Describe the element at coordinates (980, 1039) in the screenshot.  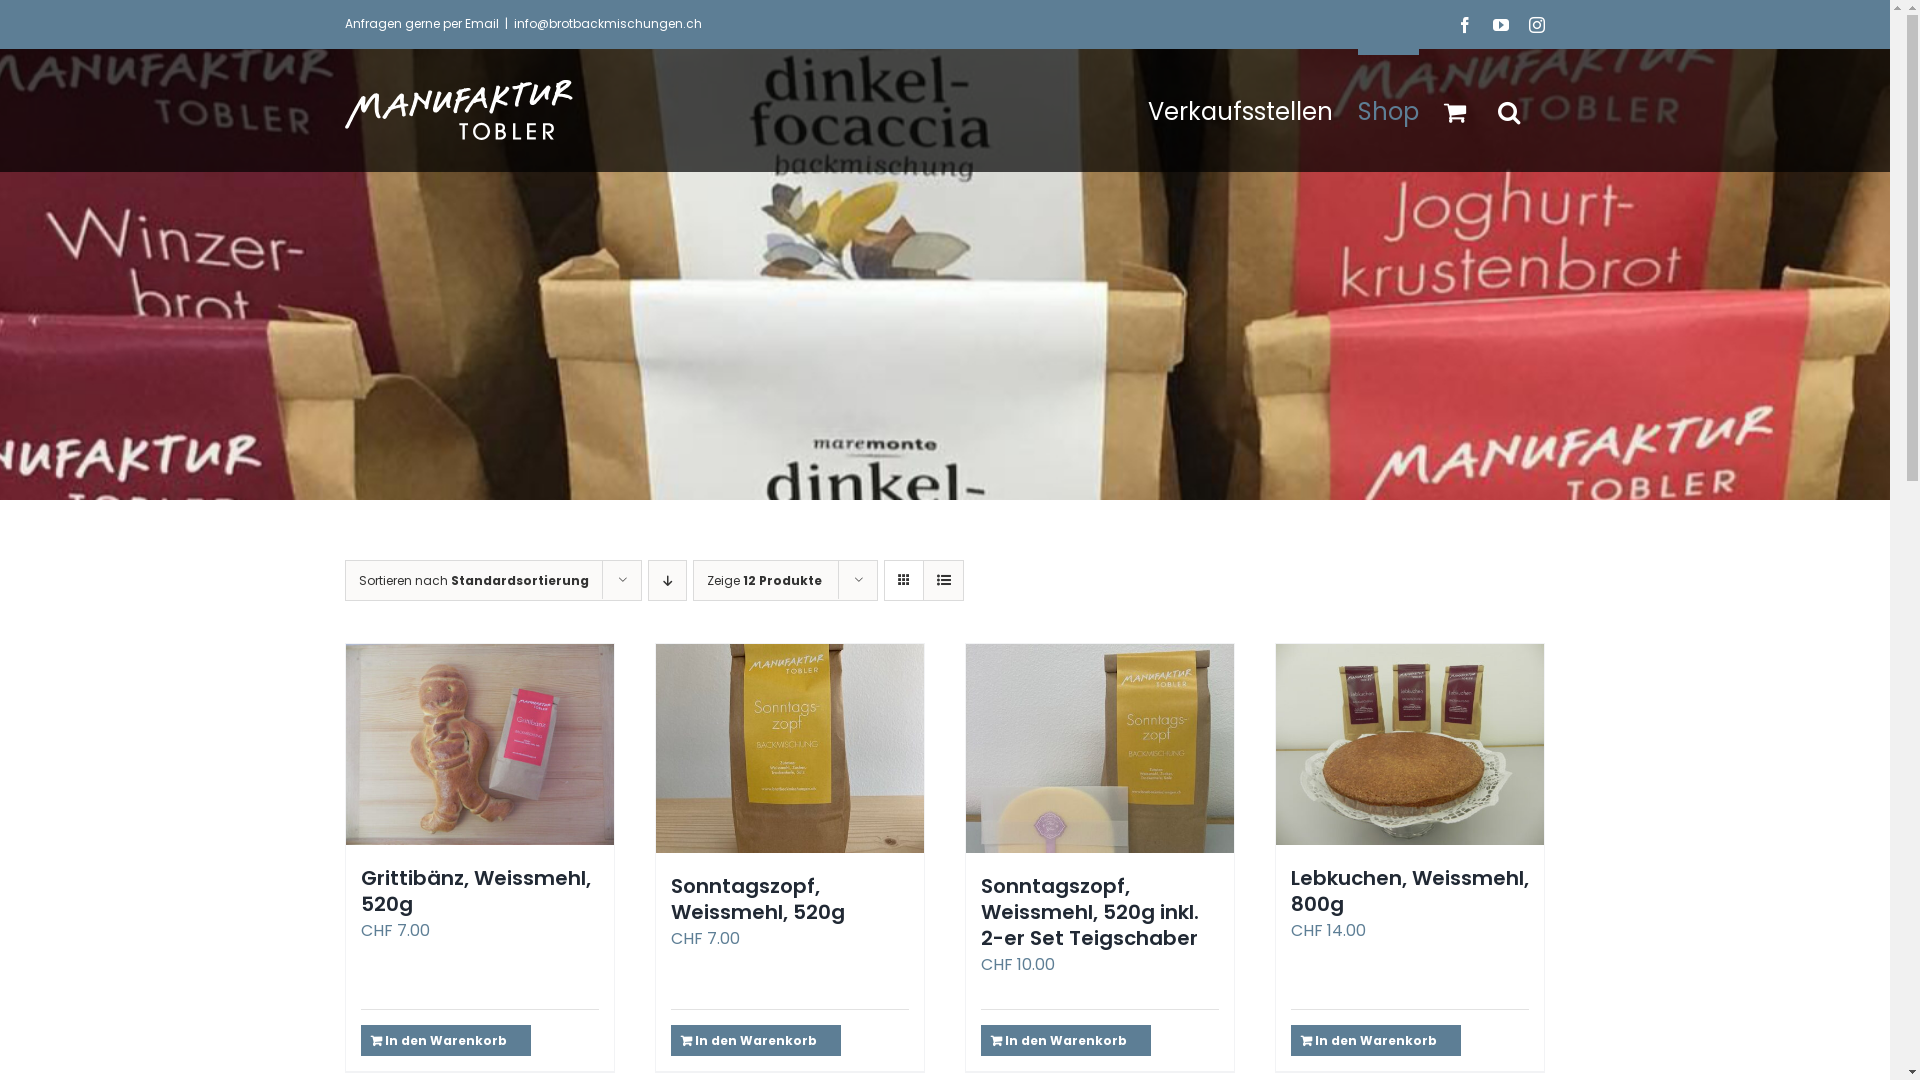
I see `'In den Warenkorb'` at that location.